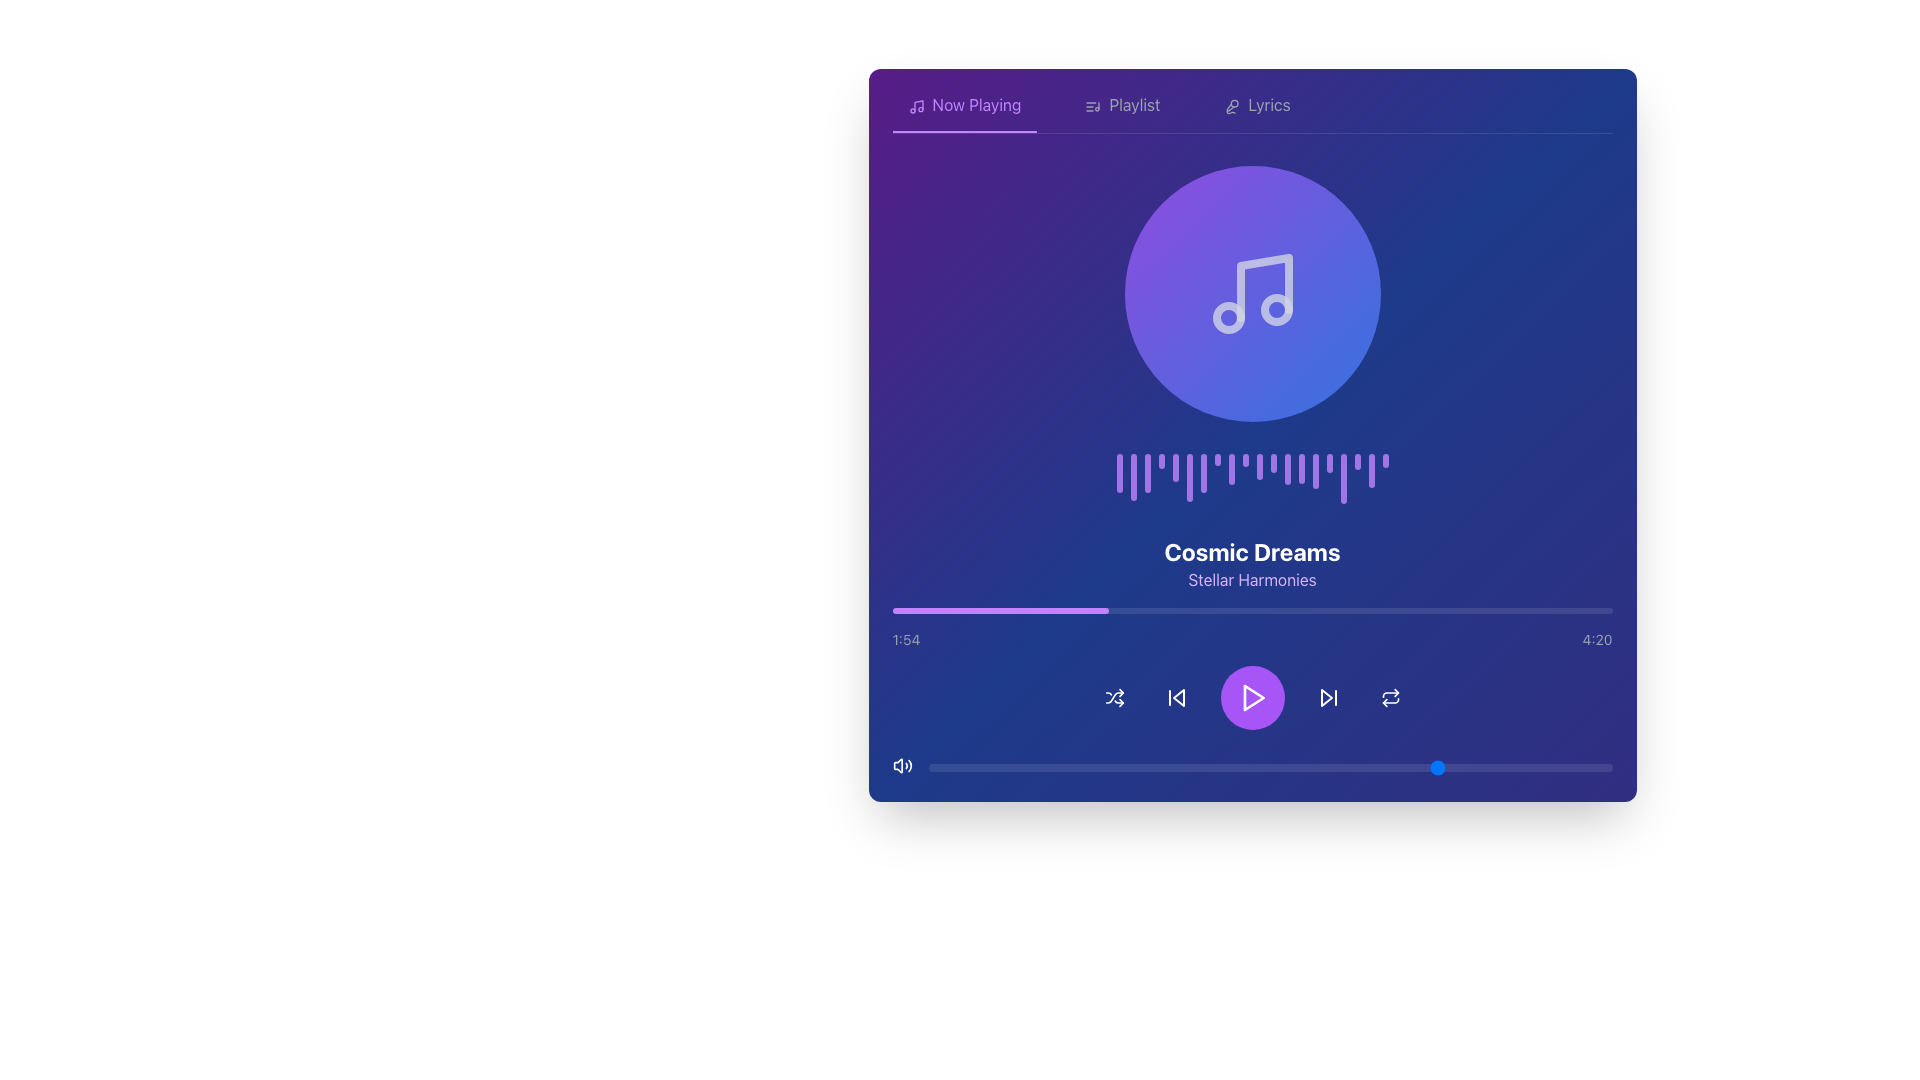  What do you see at coordinates (1085, 609) in the screenshot?
I see `playback progress` at bounding box center [1085, 609].